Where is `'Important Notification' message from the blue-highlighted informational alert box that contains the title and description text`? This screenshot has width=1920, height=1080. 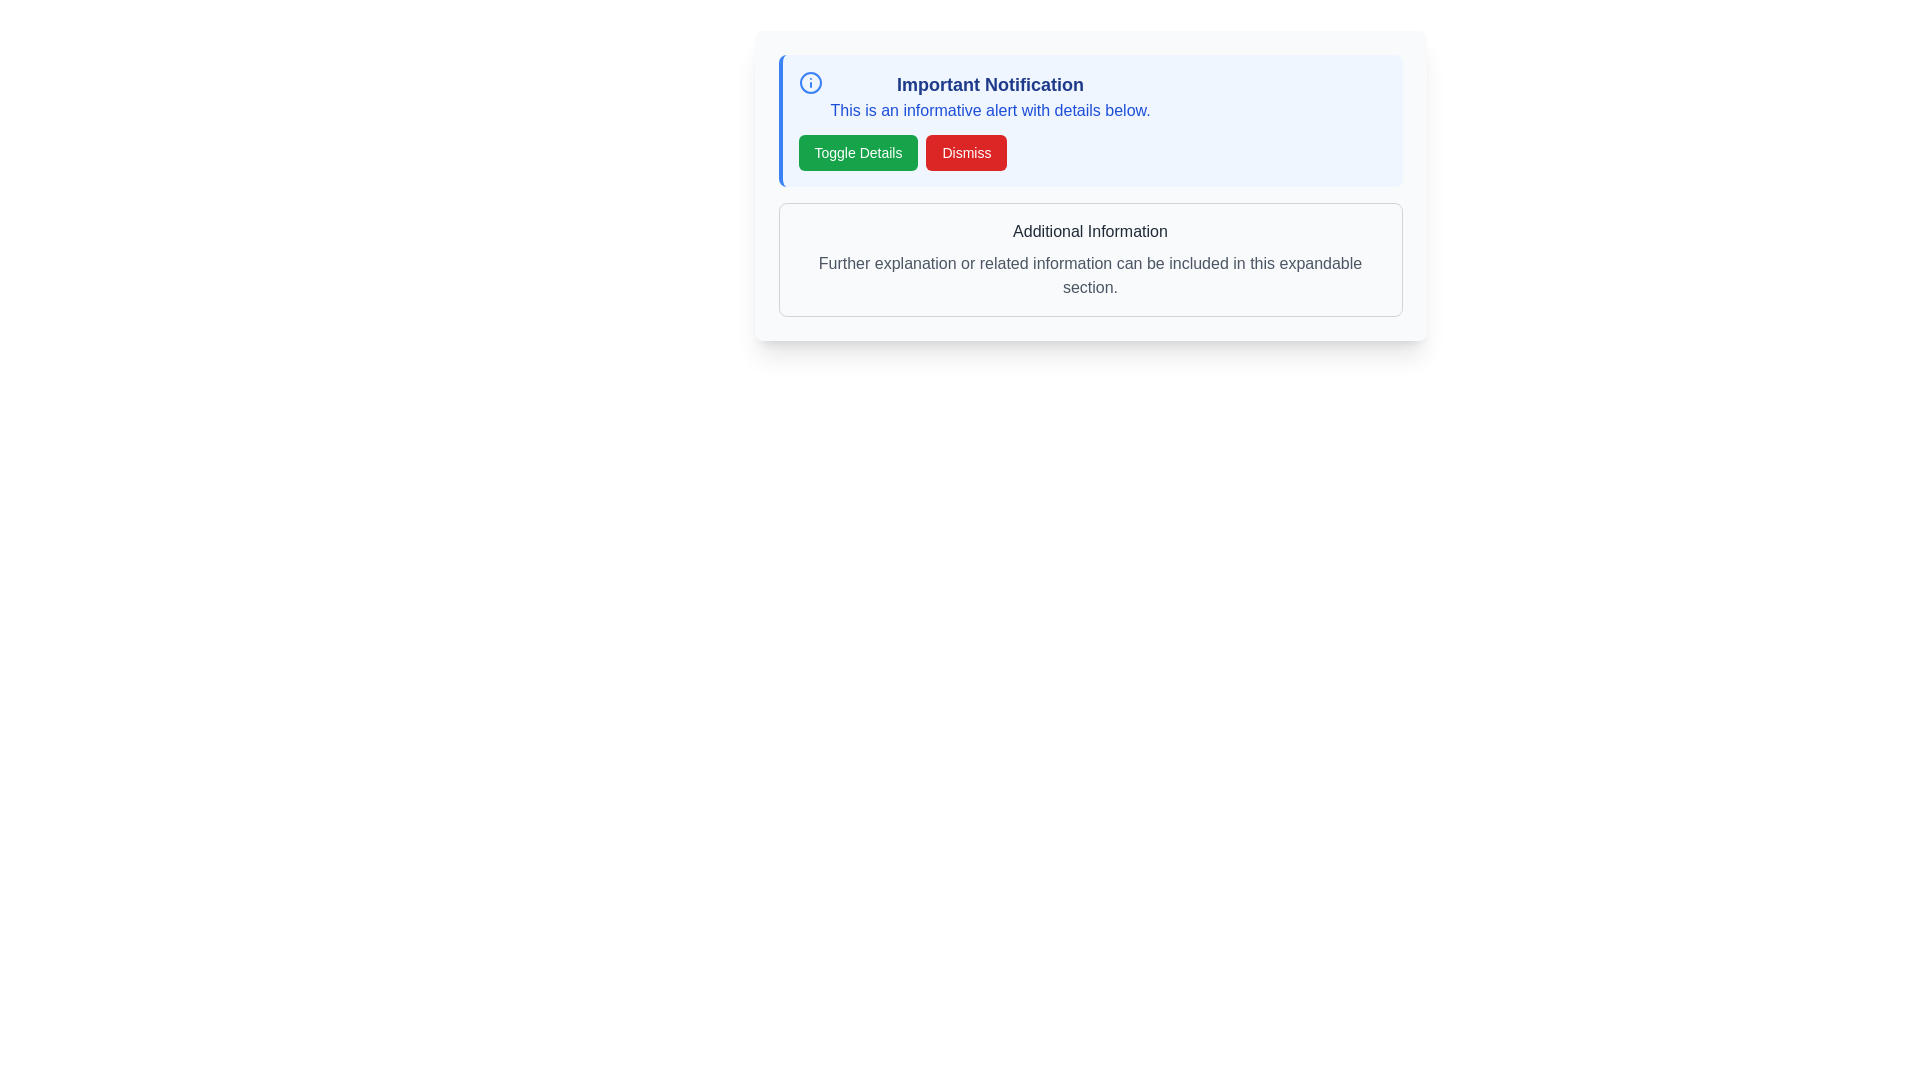
'Important Notification' message from the blue-highlighted informational alert box that contains the title and description text is located at coordinates (1091, 96).